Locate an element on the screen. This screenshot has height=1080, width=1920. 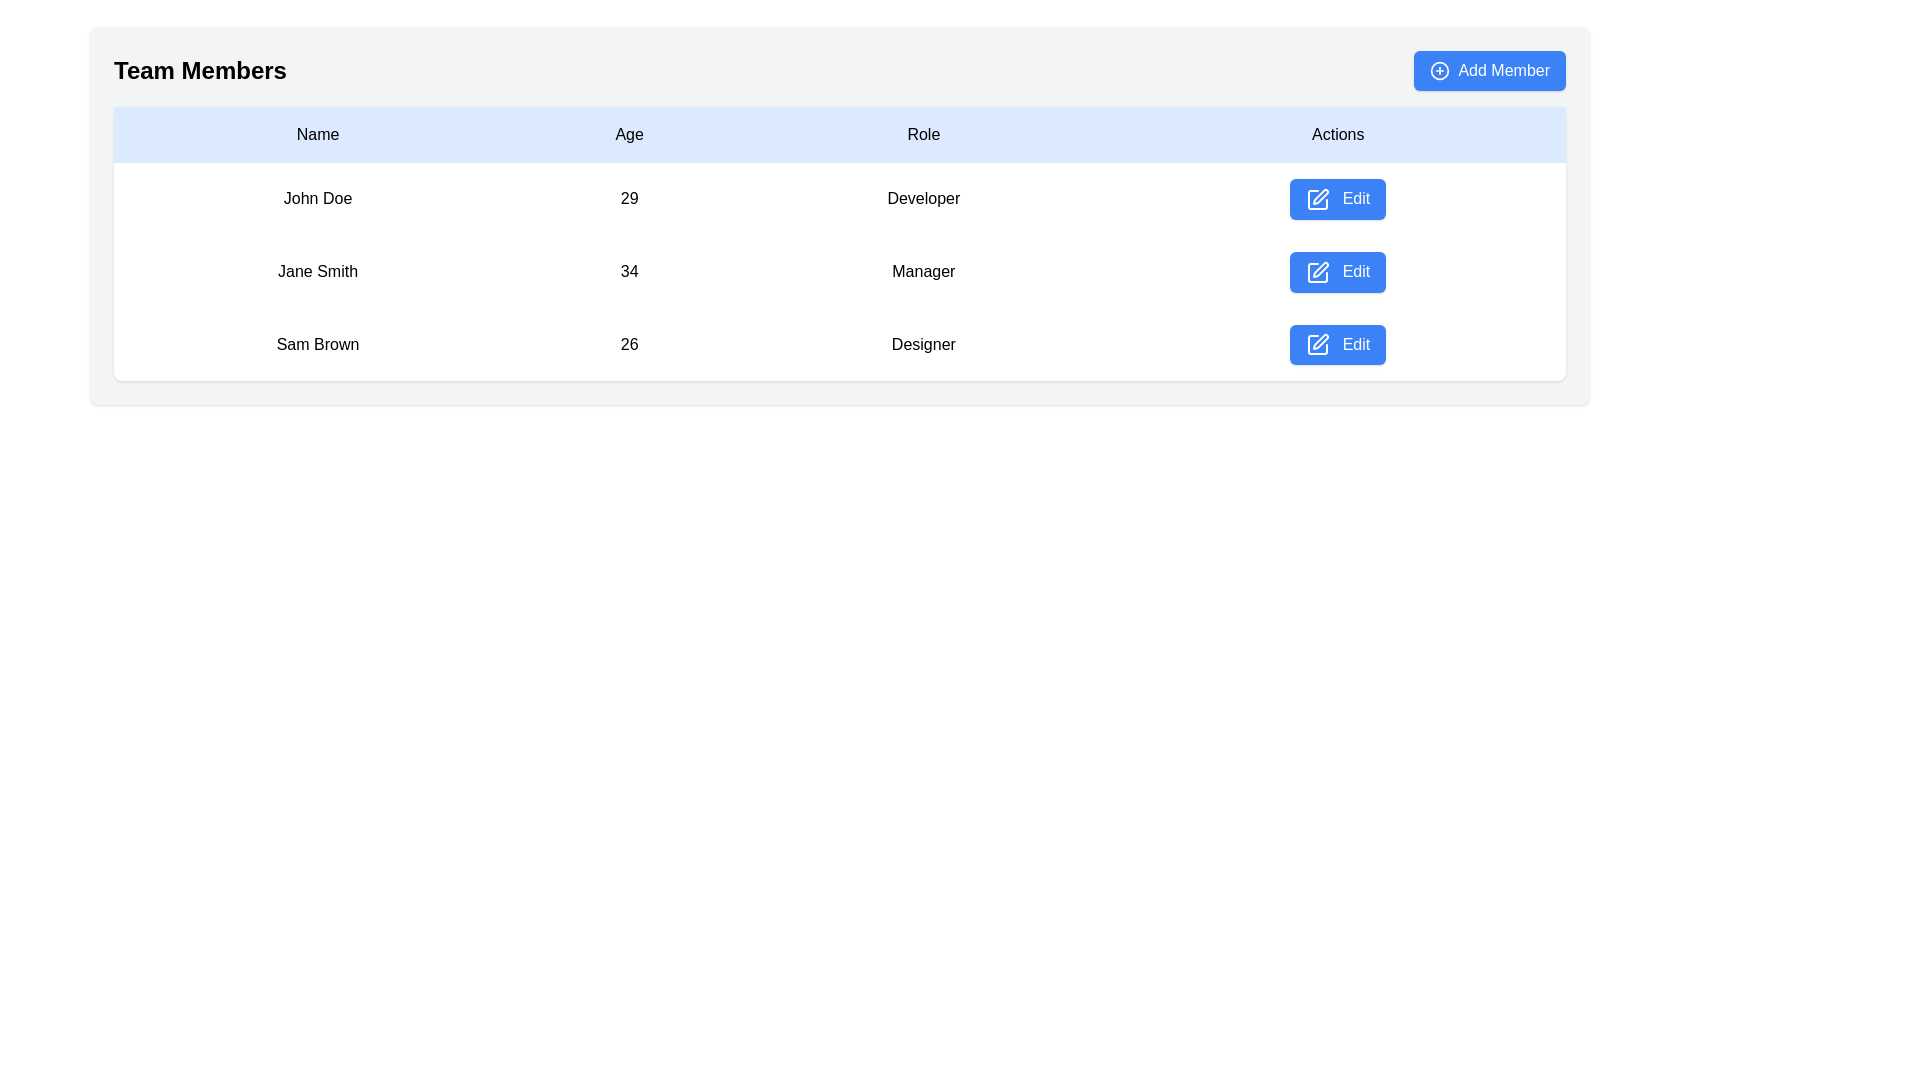
the text label displaying 'John Doe' located in the first row under the 'Name' column of the table is located at coordinates (316, 199).